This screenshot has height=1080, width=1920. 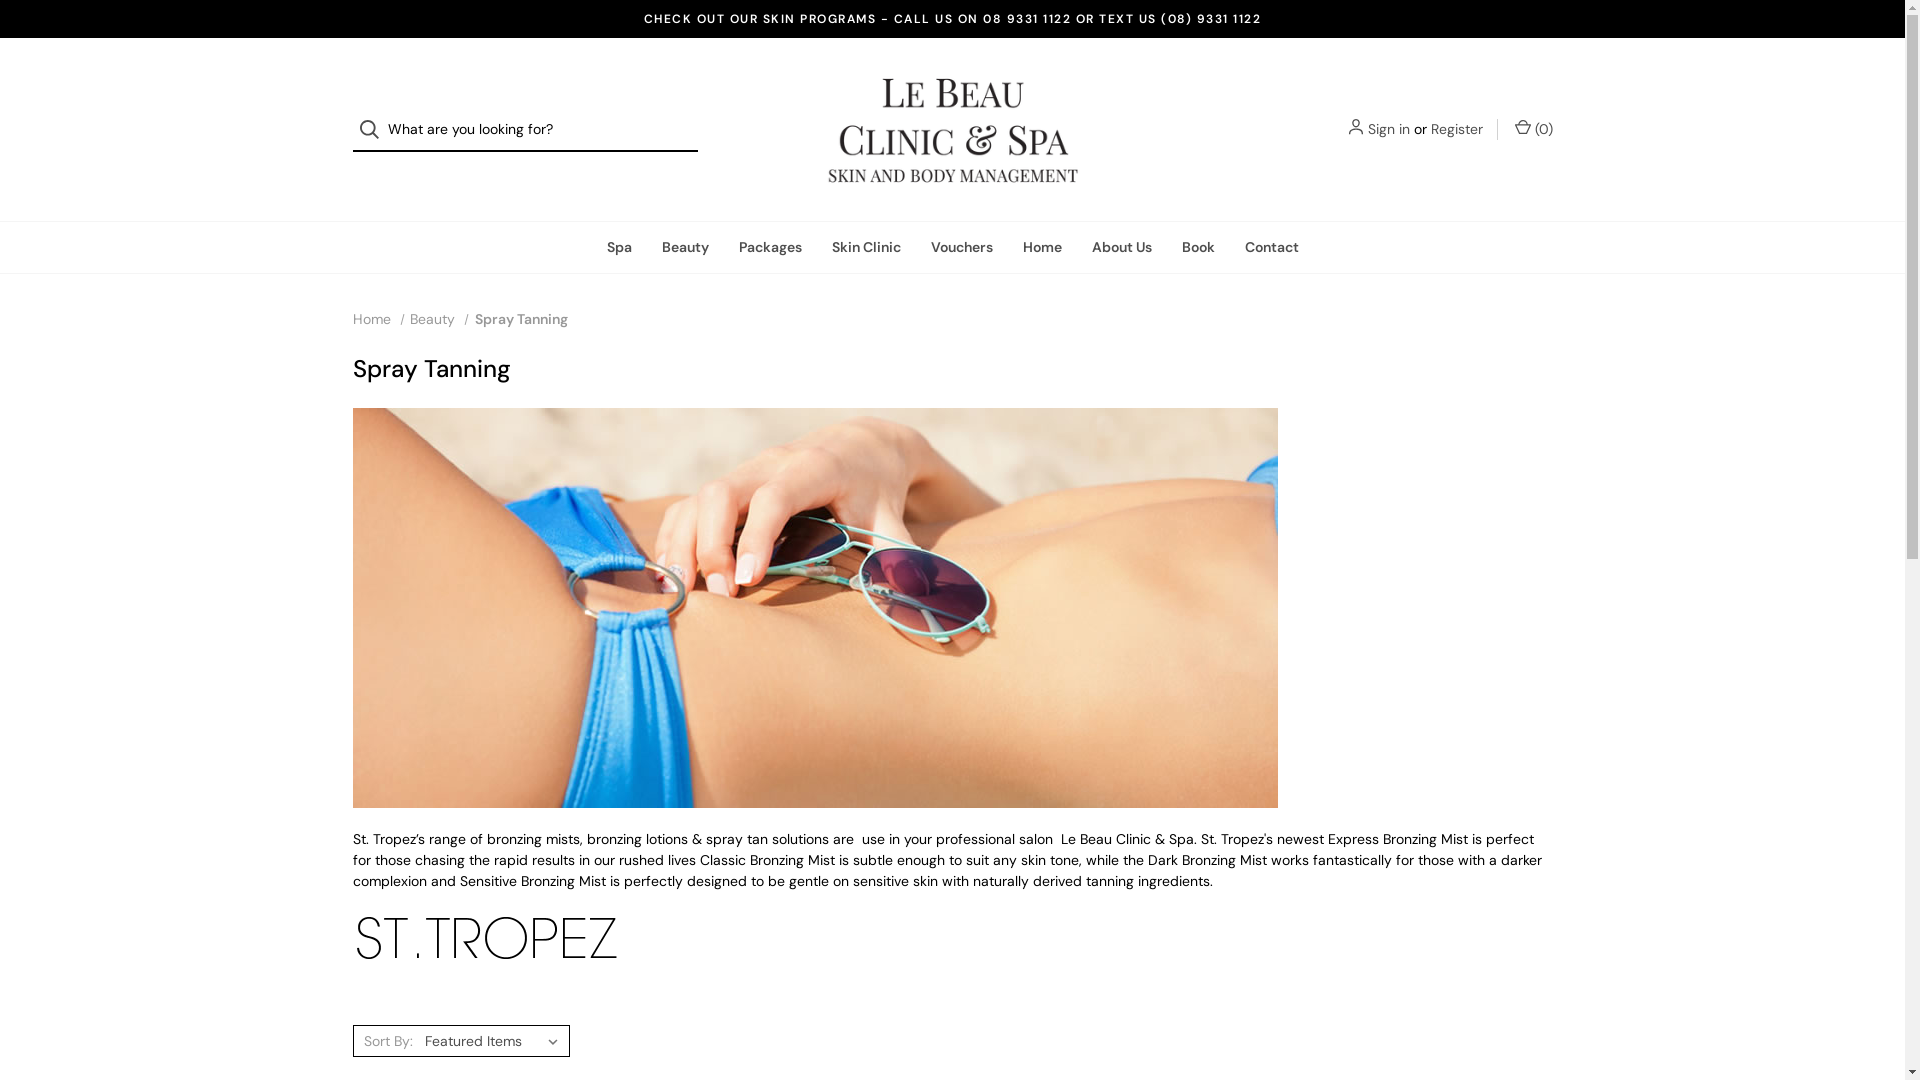 What do you see at coordinates (485, 937) in the screenshot?
I see `'st-tropez-self-tan.png'` at bounding box center [485, 937].